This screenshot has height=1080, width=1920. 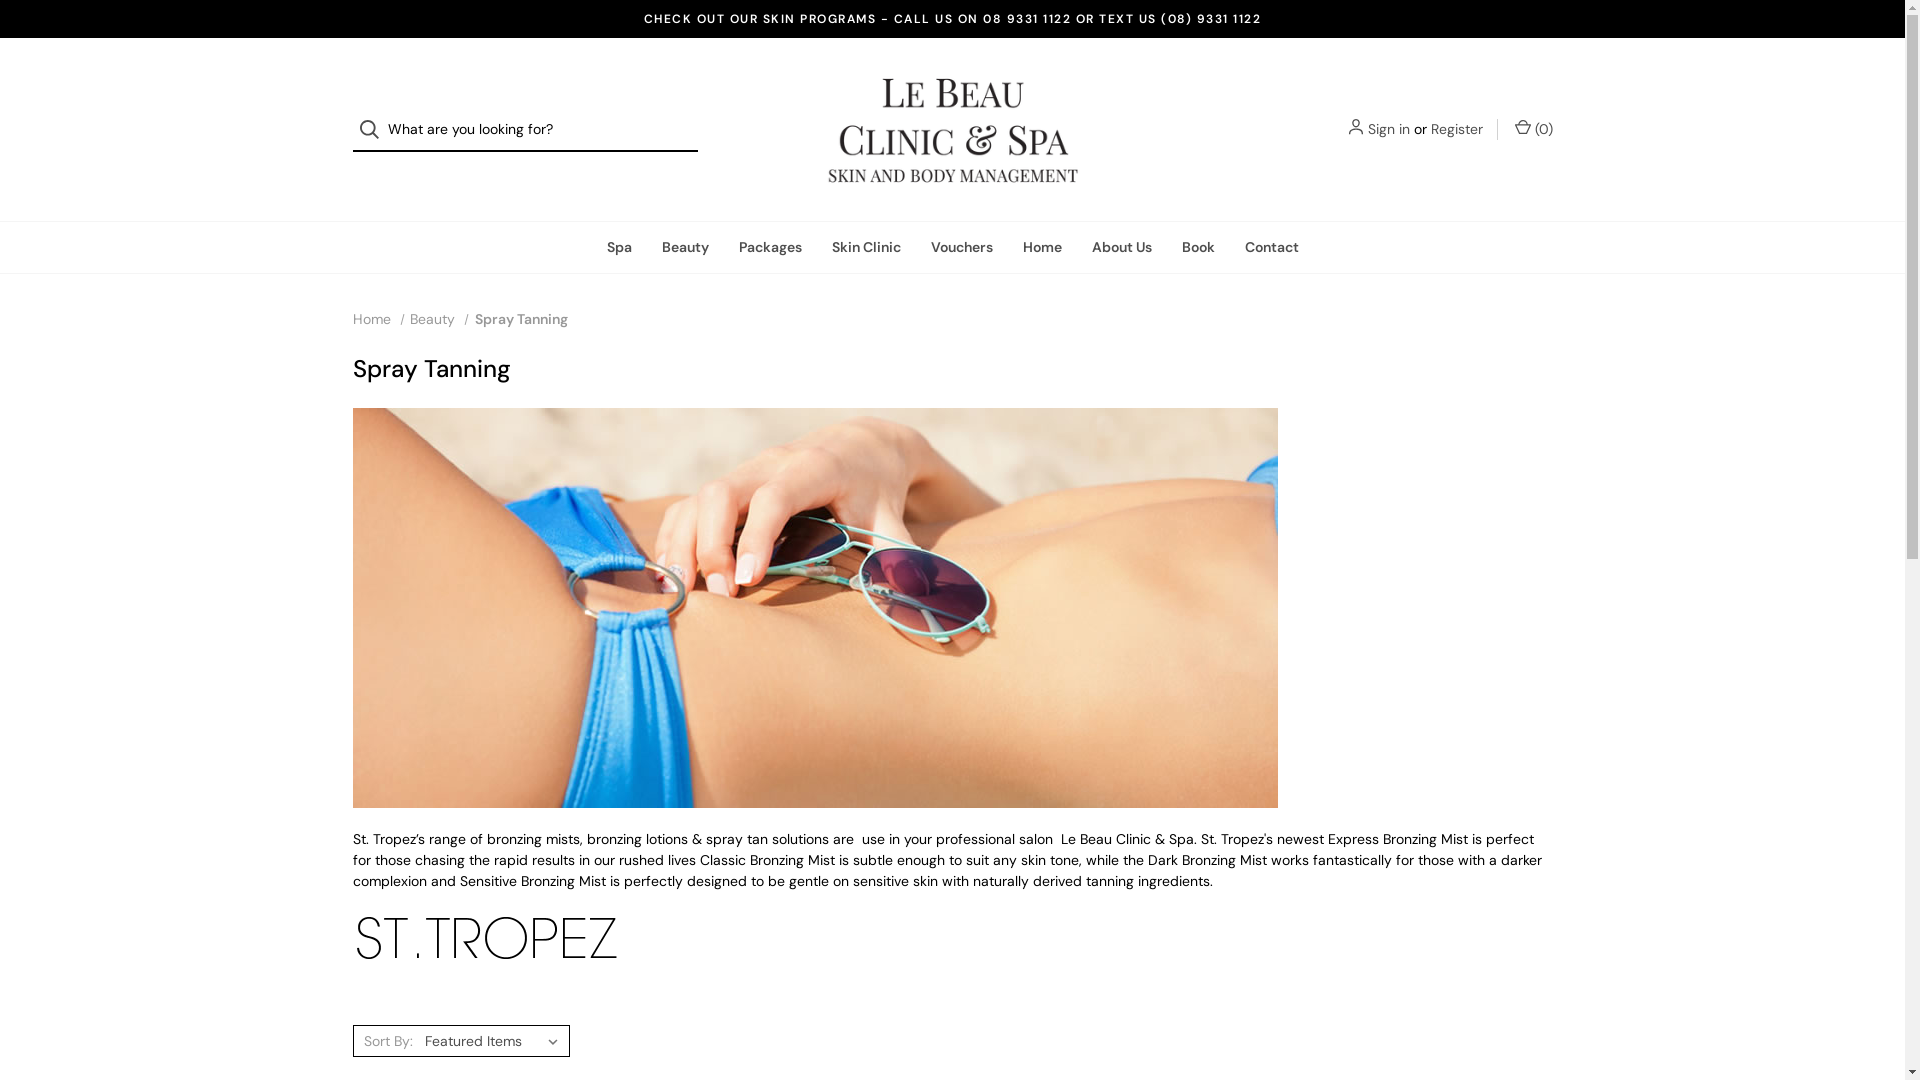 What do you see at coordinates (485, 937) in the screenshot?
I see `'st-tropez-self-tan.png'` at bounding box center [485, 937].